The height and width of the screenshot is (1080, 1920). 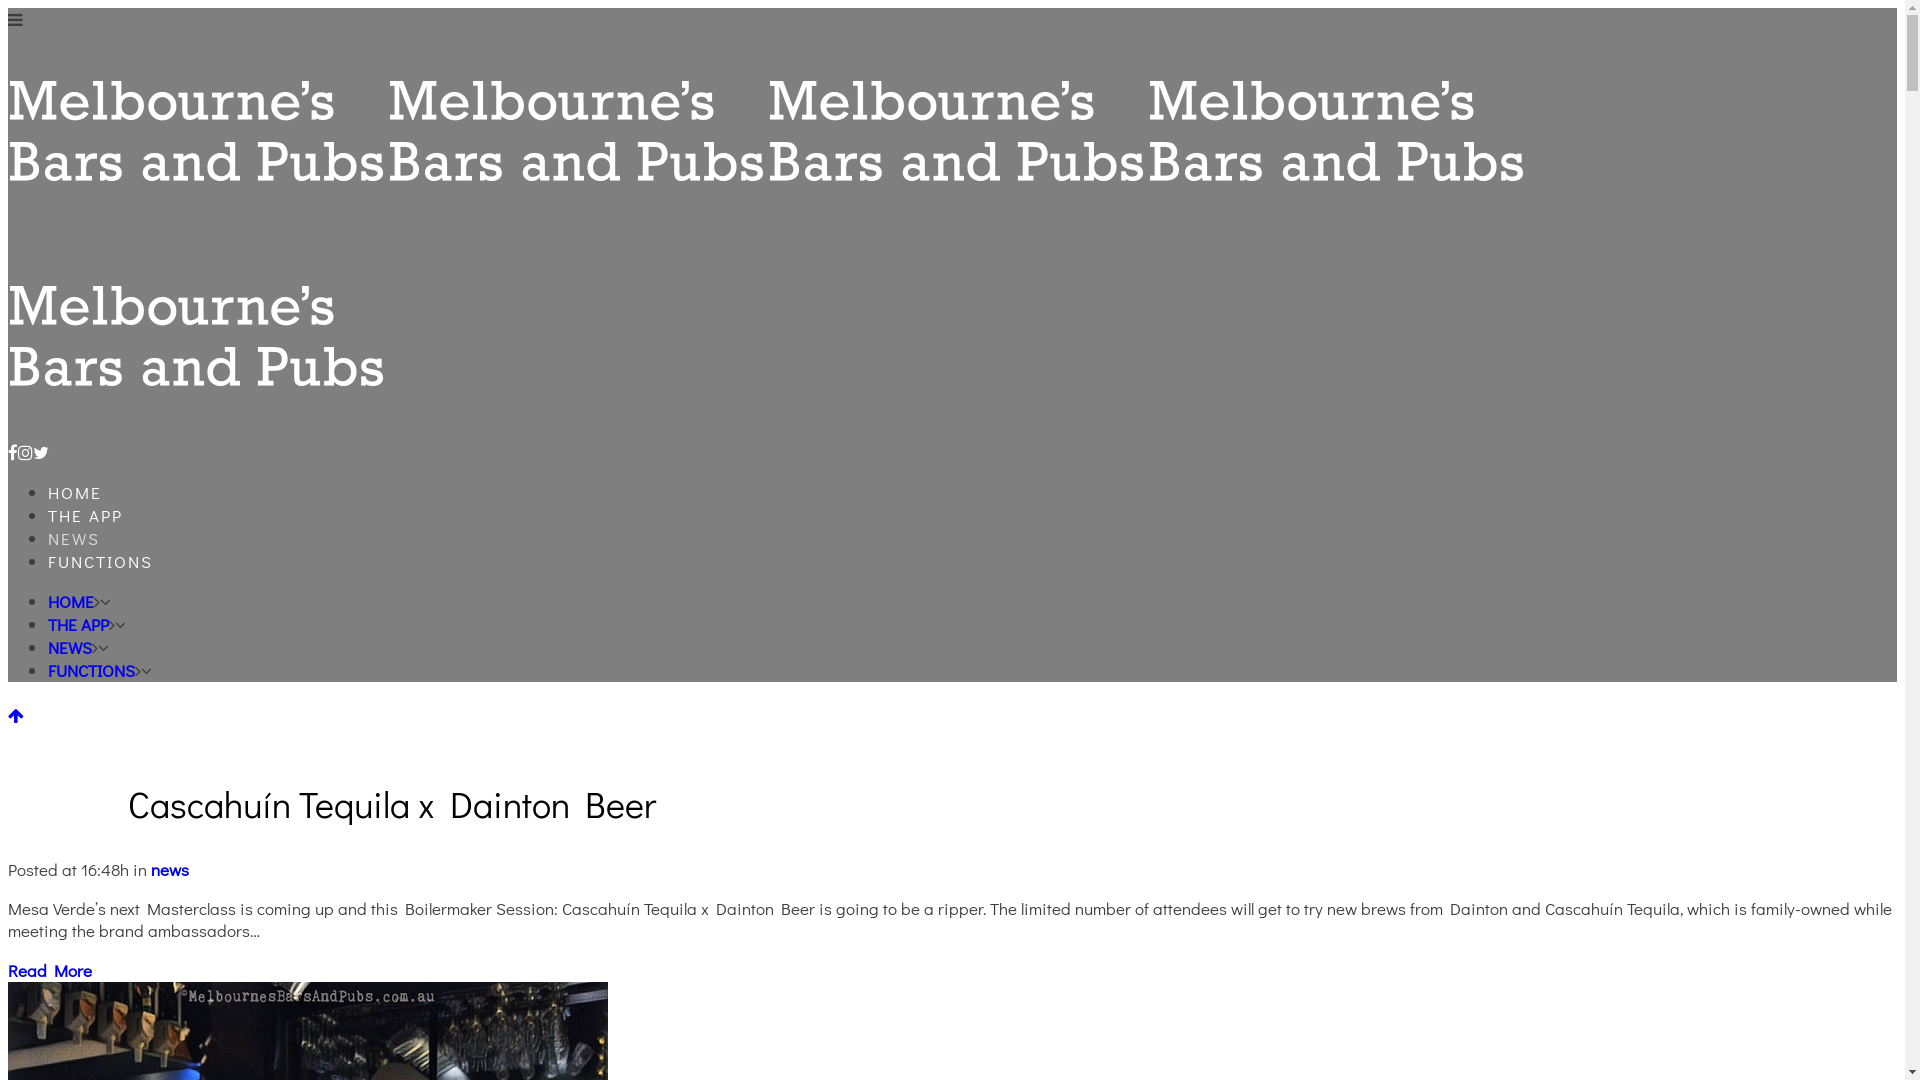 I want to click on 'Read More', so click(x=49, y=969).